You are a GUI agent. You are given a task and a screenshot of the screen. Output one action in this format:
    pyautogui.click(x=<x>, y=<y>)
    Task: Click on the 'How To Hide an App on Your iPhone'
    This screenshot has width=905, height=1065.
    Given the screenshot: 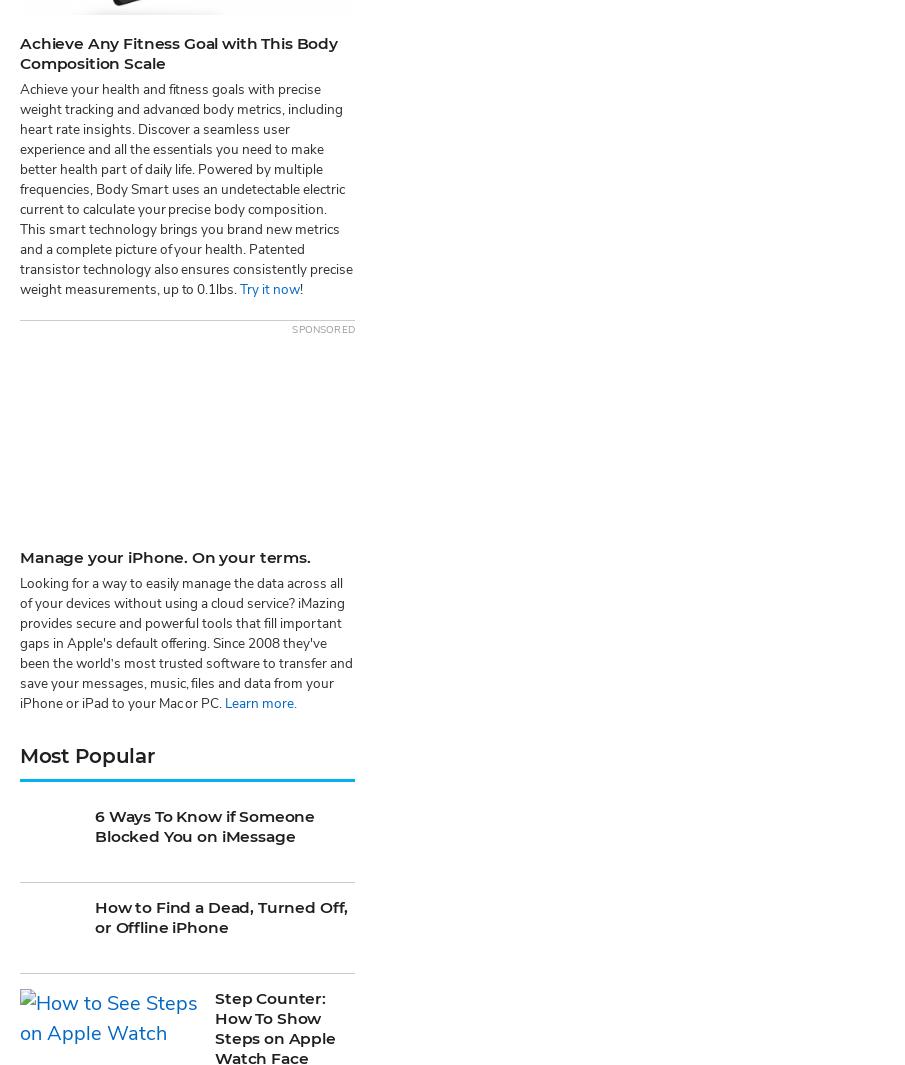 What is the action you would take?
    pyautogui.click(x=276, y=965)
    